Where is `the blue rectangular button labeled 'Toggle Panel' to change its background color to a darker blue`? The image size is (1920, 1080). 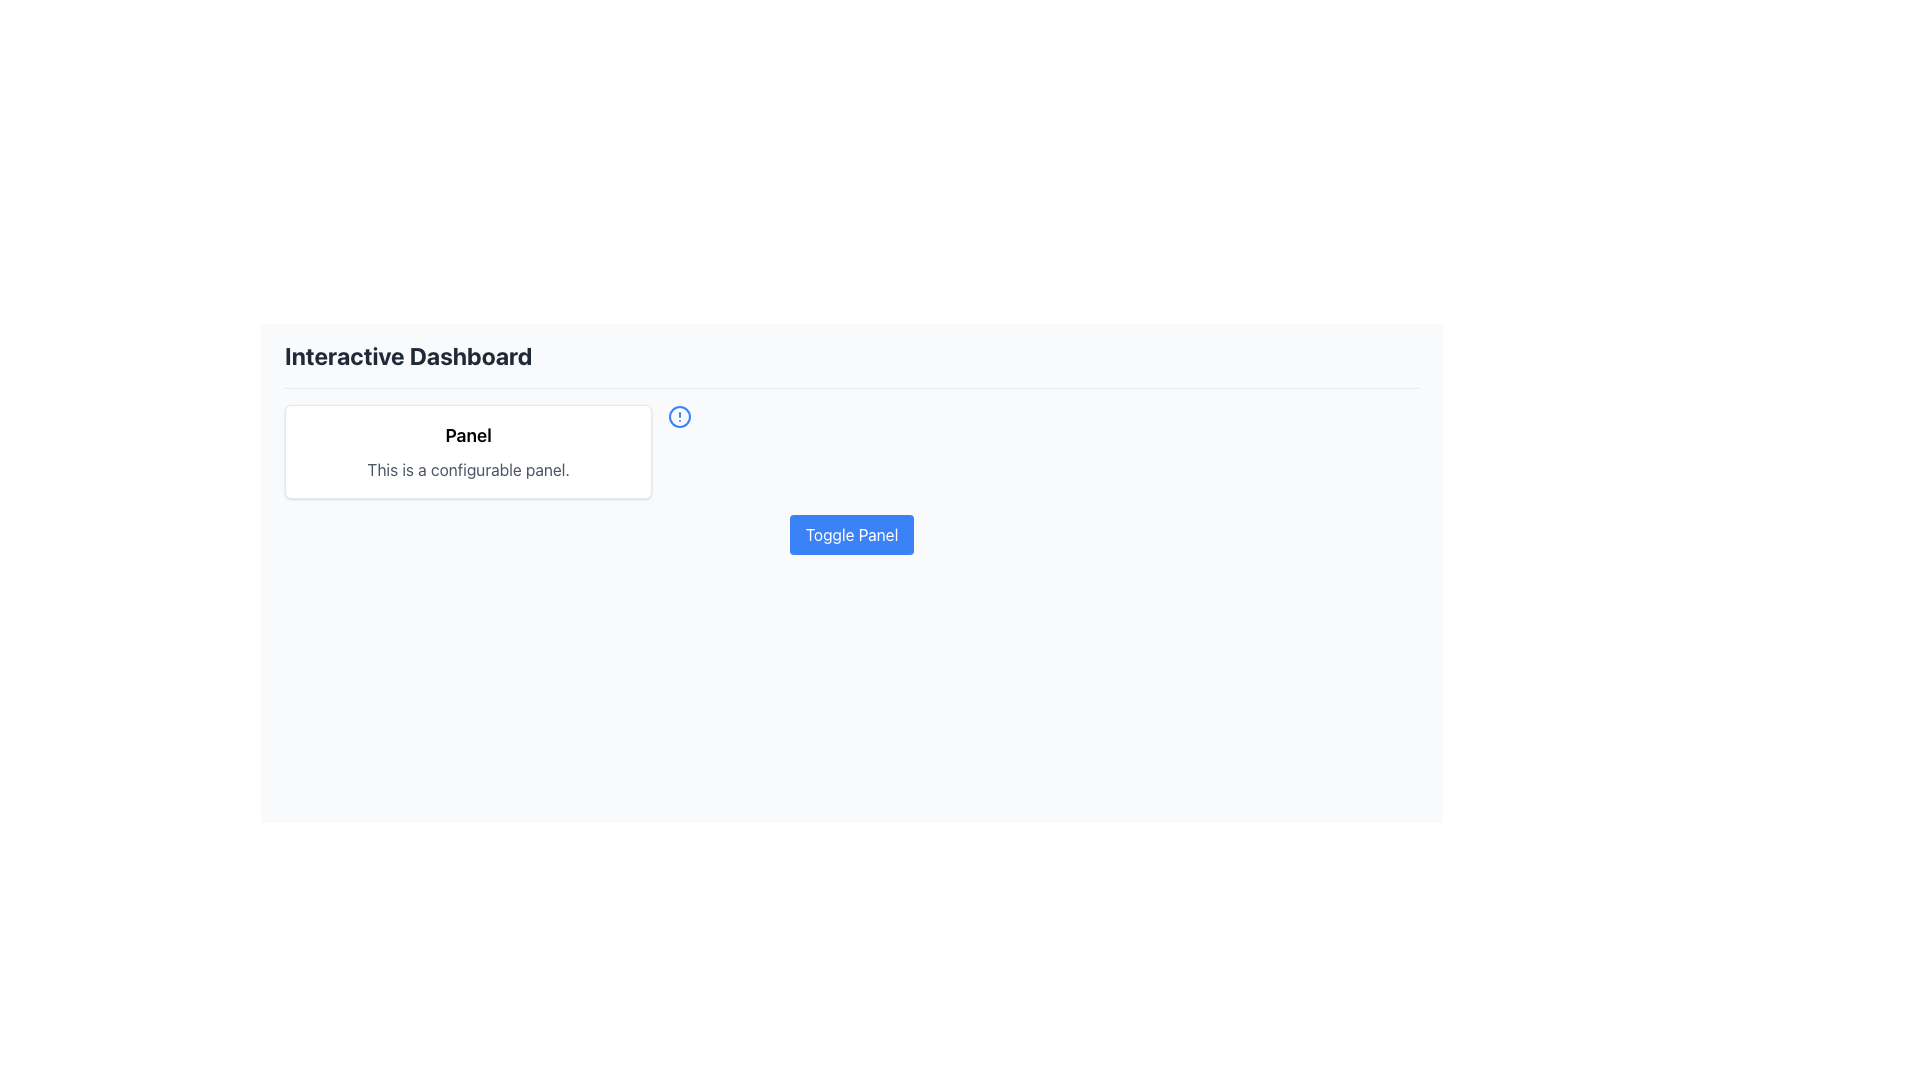
the blue rectangular button labeled 'Toggle Panel' to change its background color to a darker blue is located at coordinates (851, 534).